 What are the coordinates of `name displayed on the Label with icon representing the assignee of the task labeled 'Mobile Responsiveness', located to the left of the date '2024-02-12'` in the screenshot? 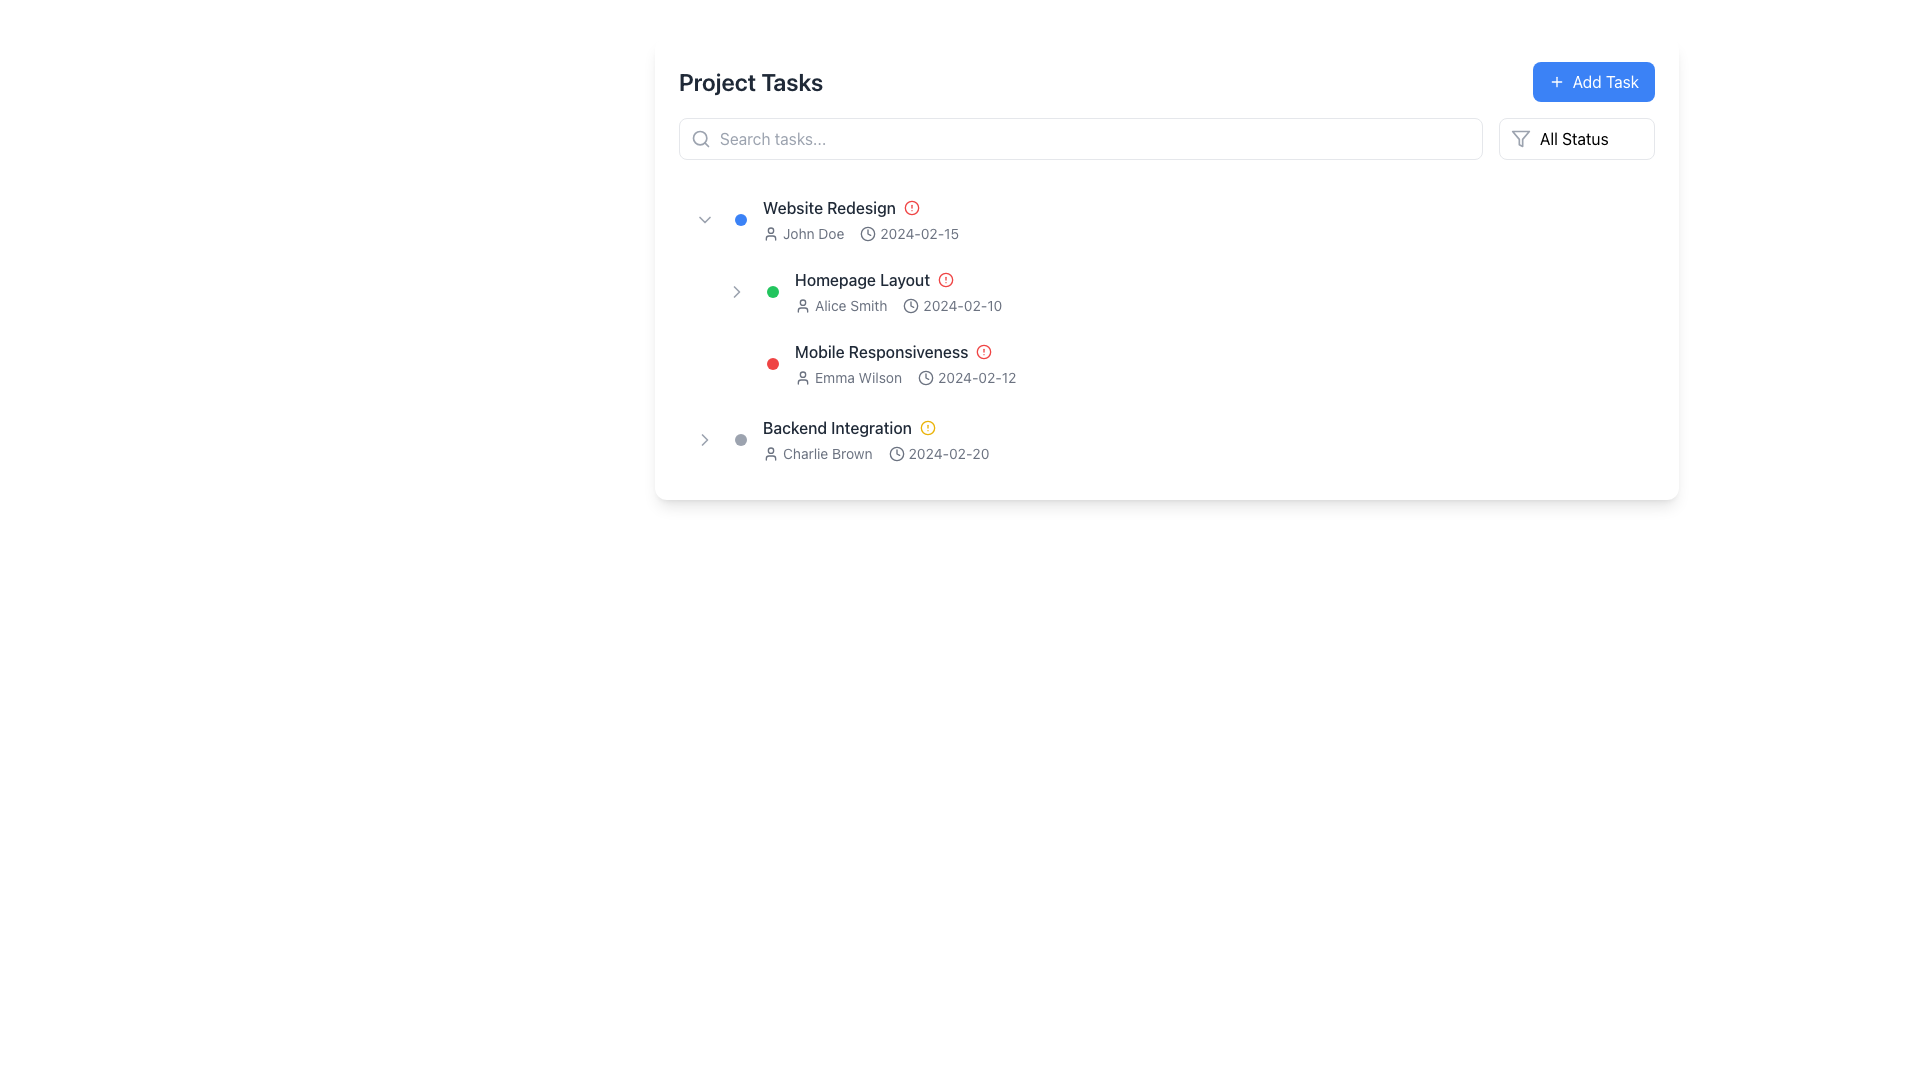 It's located at (848, 378).